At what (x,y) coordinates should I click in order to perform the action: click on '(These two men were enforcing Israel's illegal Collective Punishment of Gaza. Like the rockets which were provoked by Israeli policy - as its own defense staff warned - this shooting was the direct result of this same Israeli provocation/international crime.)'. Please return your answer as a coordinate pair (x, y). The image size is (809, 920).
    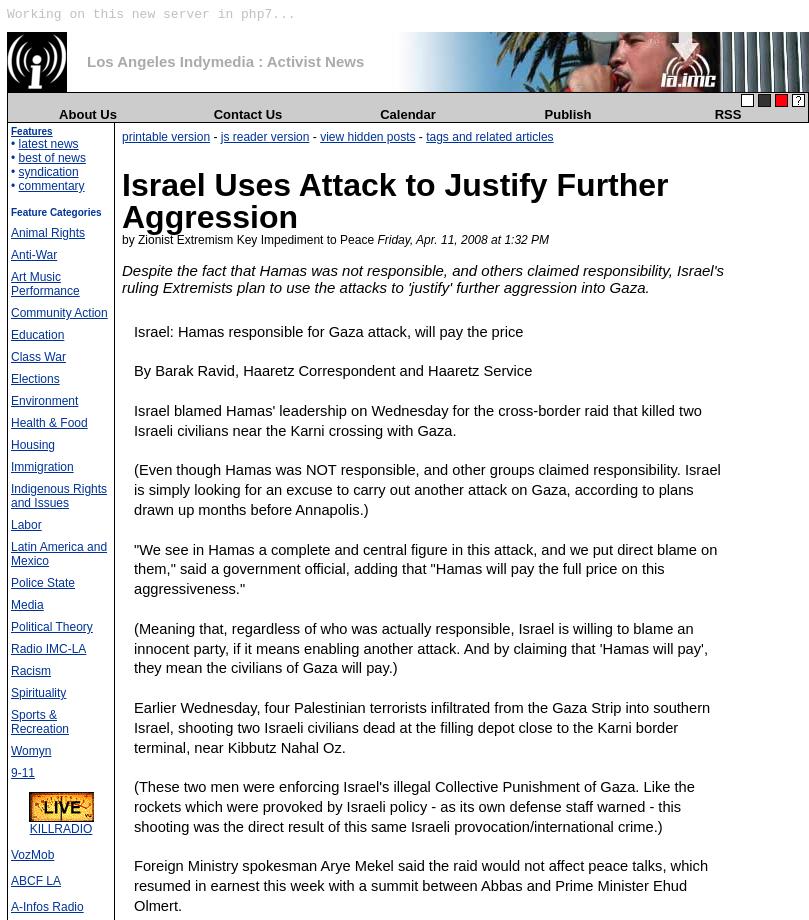
    Looking at the image, I should click on (412, 805).